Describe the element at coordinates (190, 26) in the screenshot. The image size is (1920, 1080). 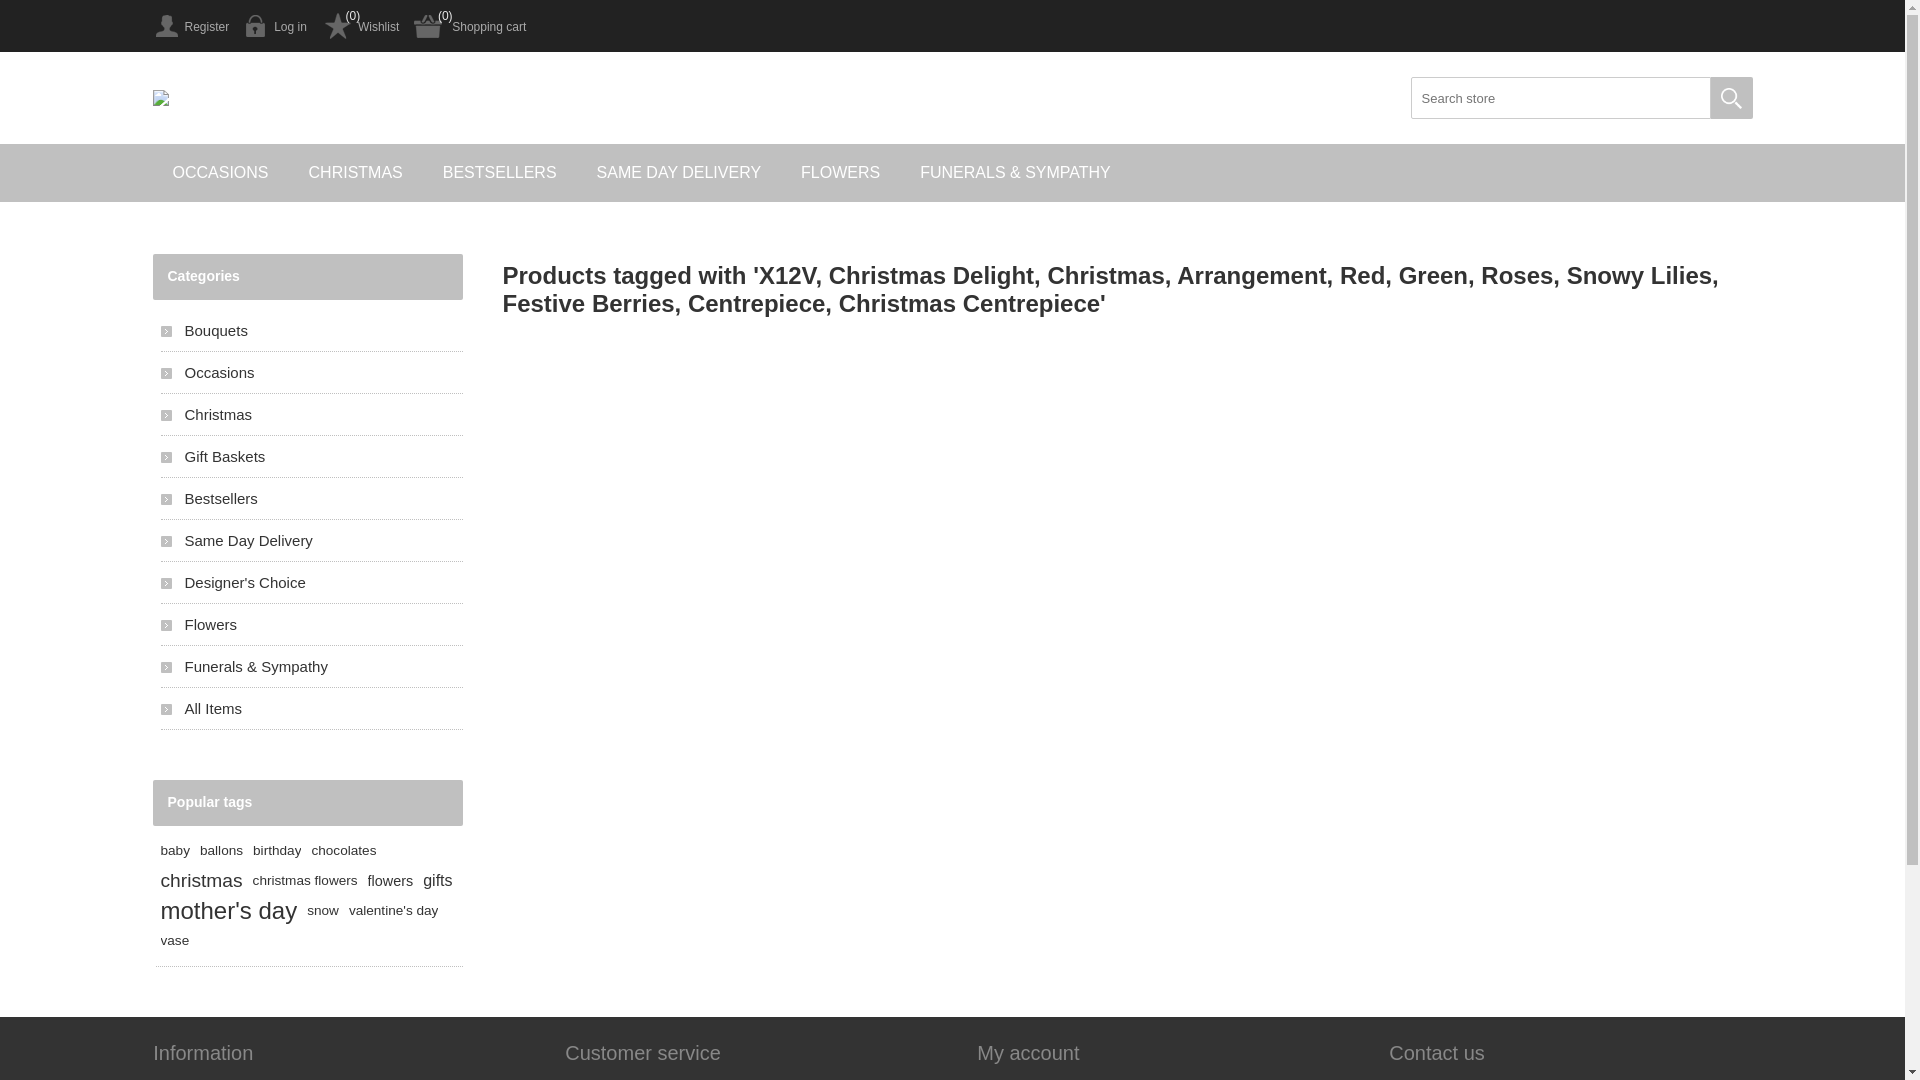
I see `'Register'` at that location.